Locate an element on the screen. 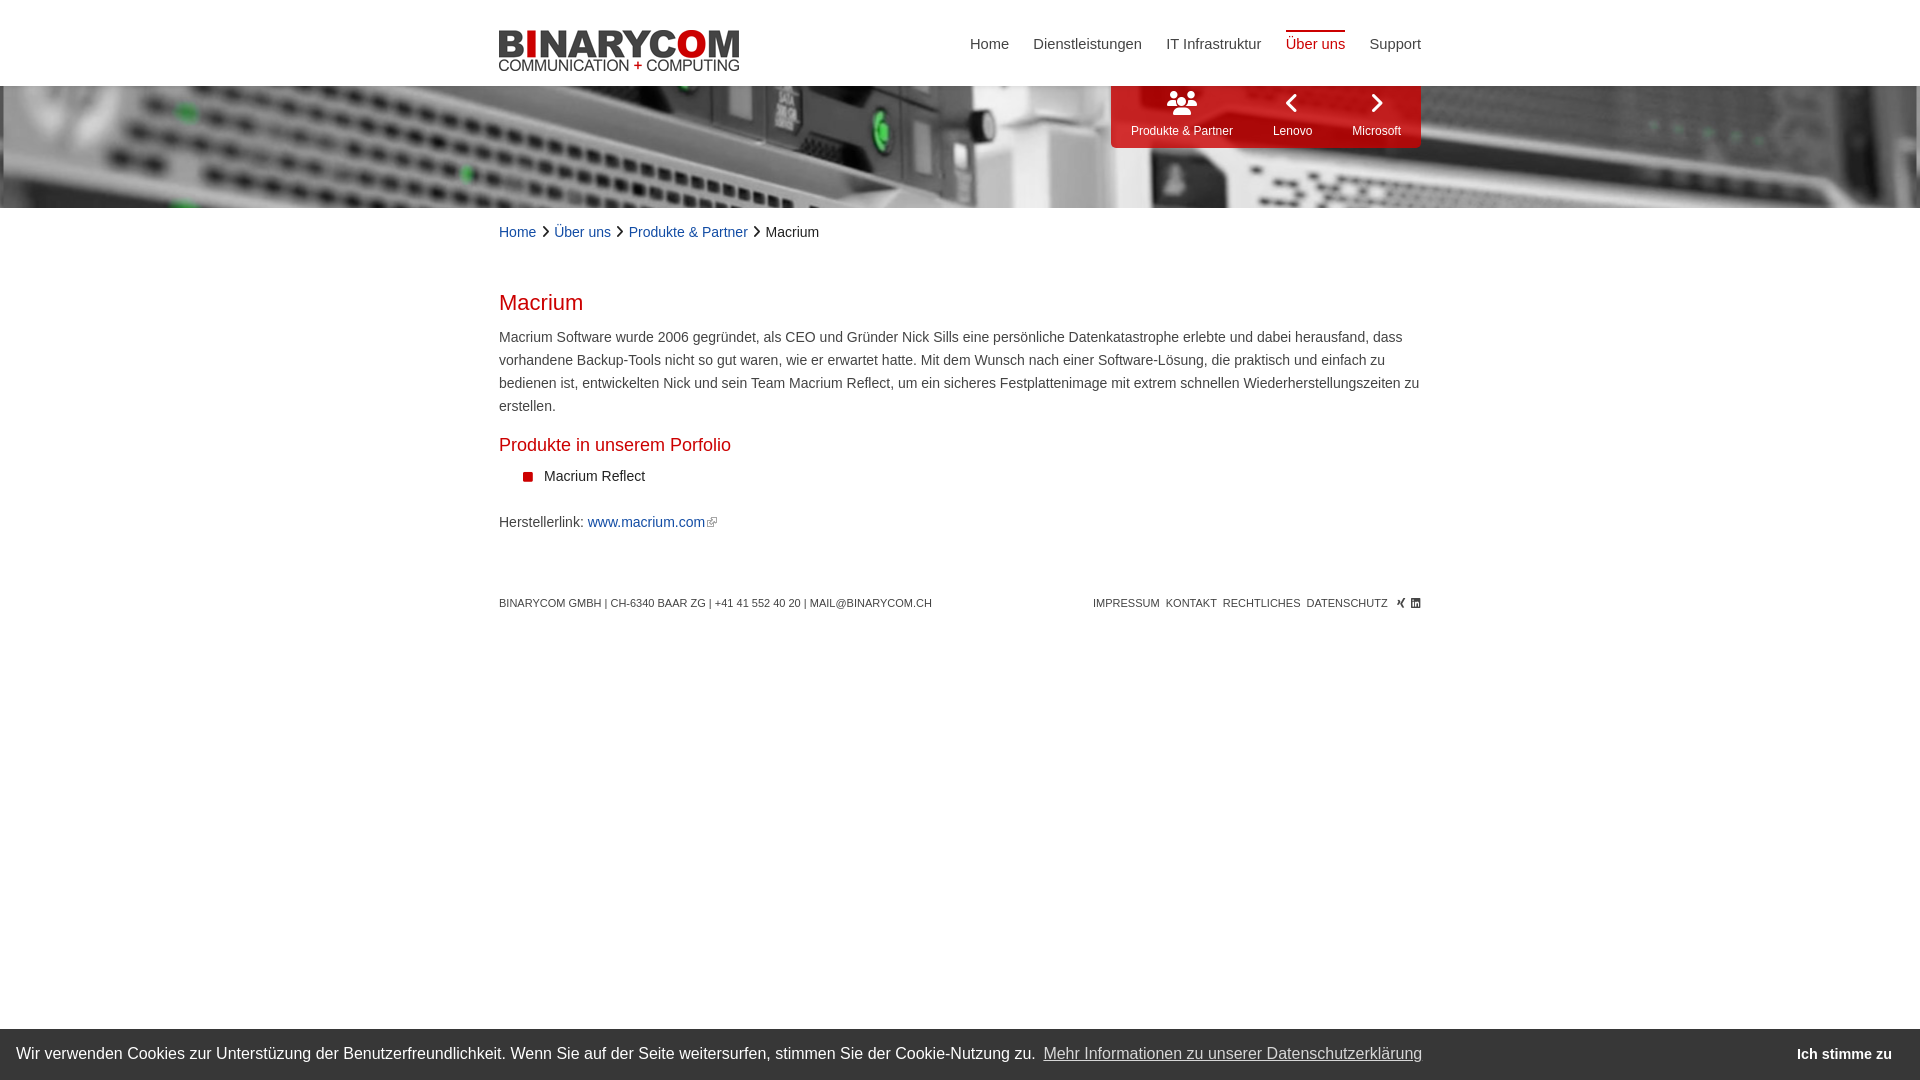  'Dienstleistungen' is located at coordinates (1086, 42).